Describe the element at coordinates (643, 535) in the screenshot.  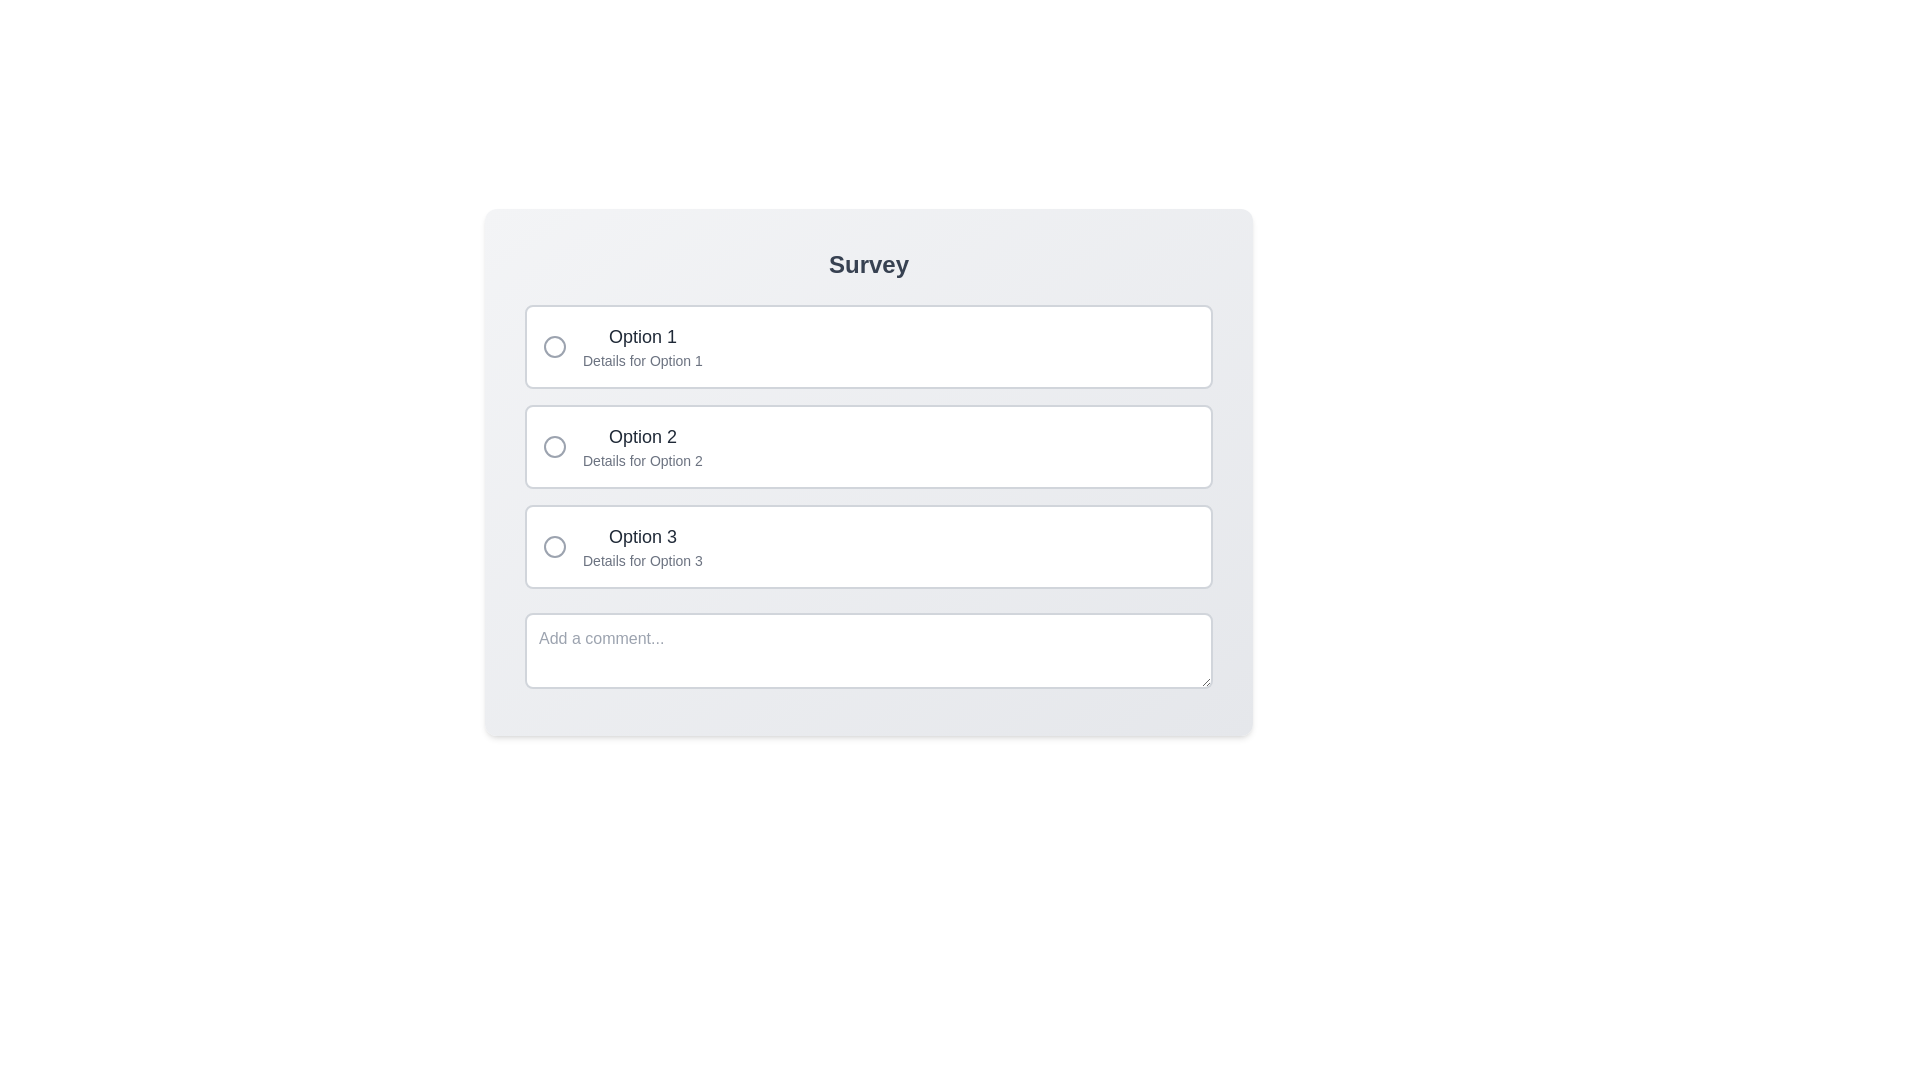
I see `the static text label that identifies the third option in the survey, located within the content section between 'Option 2' and its corresponding details` at that location.